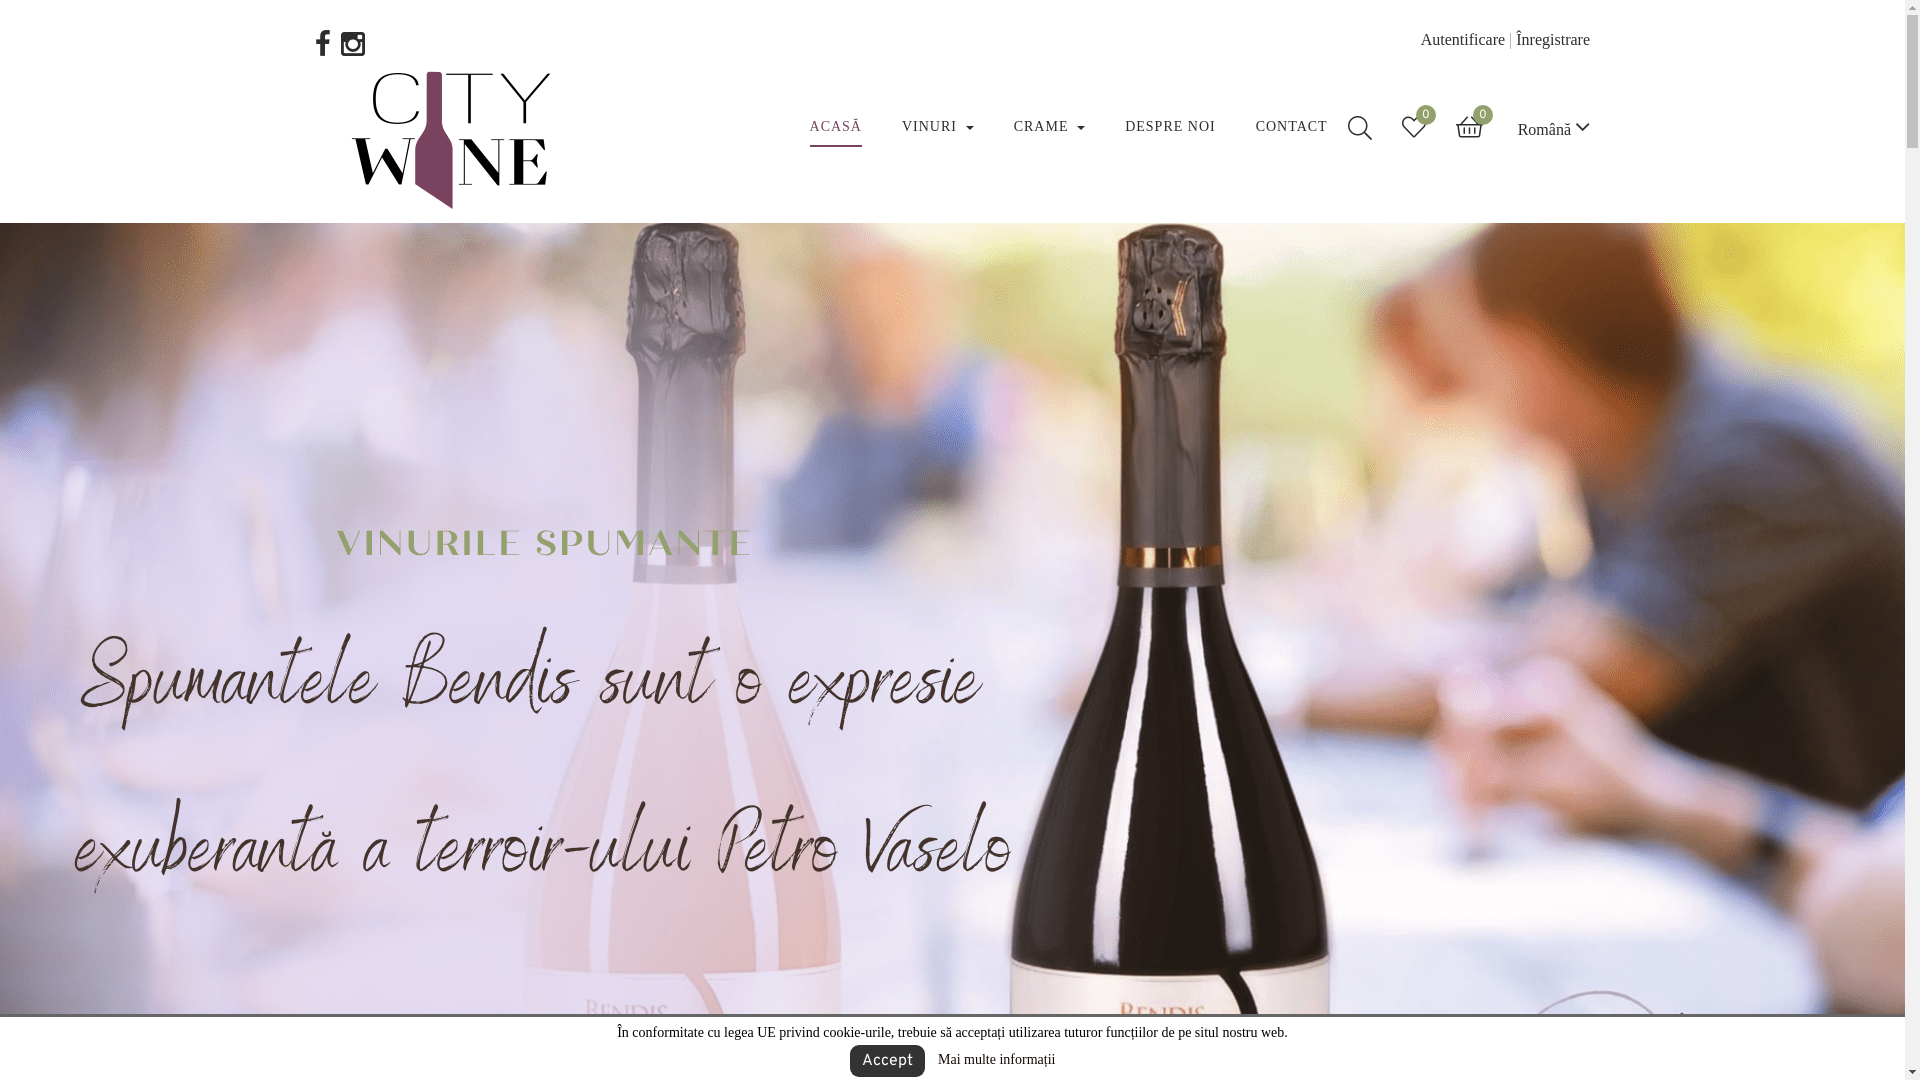 The height and width of the screenshot is (1080, 1920). I want to click on 'Autentificare', so click(1419, 39).